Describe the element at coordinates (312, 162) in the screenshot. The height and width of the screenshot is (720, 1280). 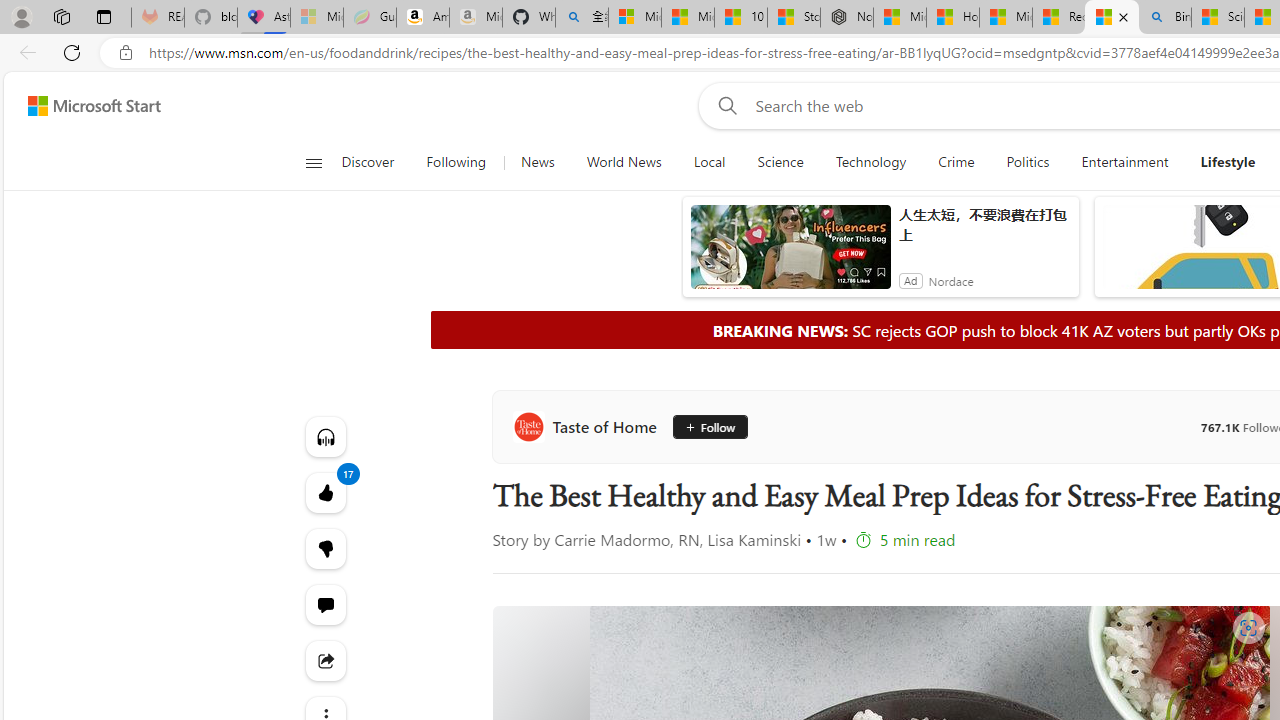
I see `'Open navigation menu'` at that location.